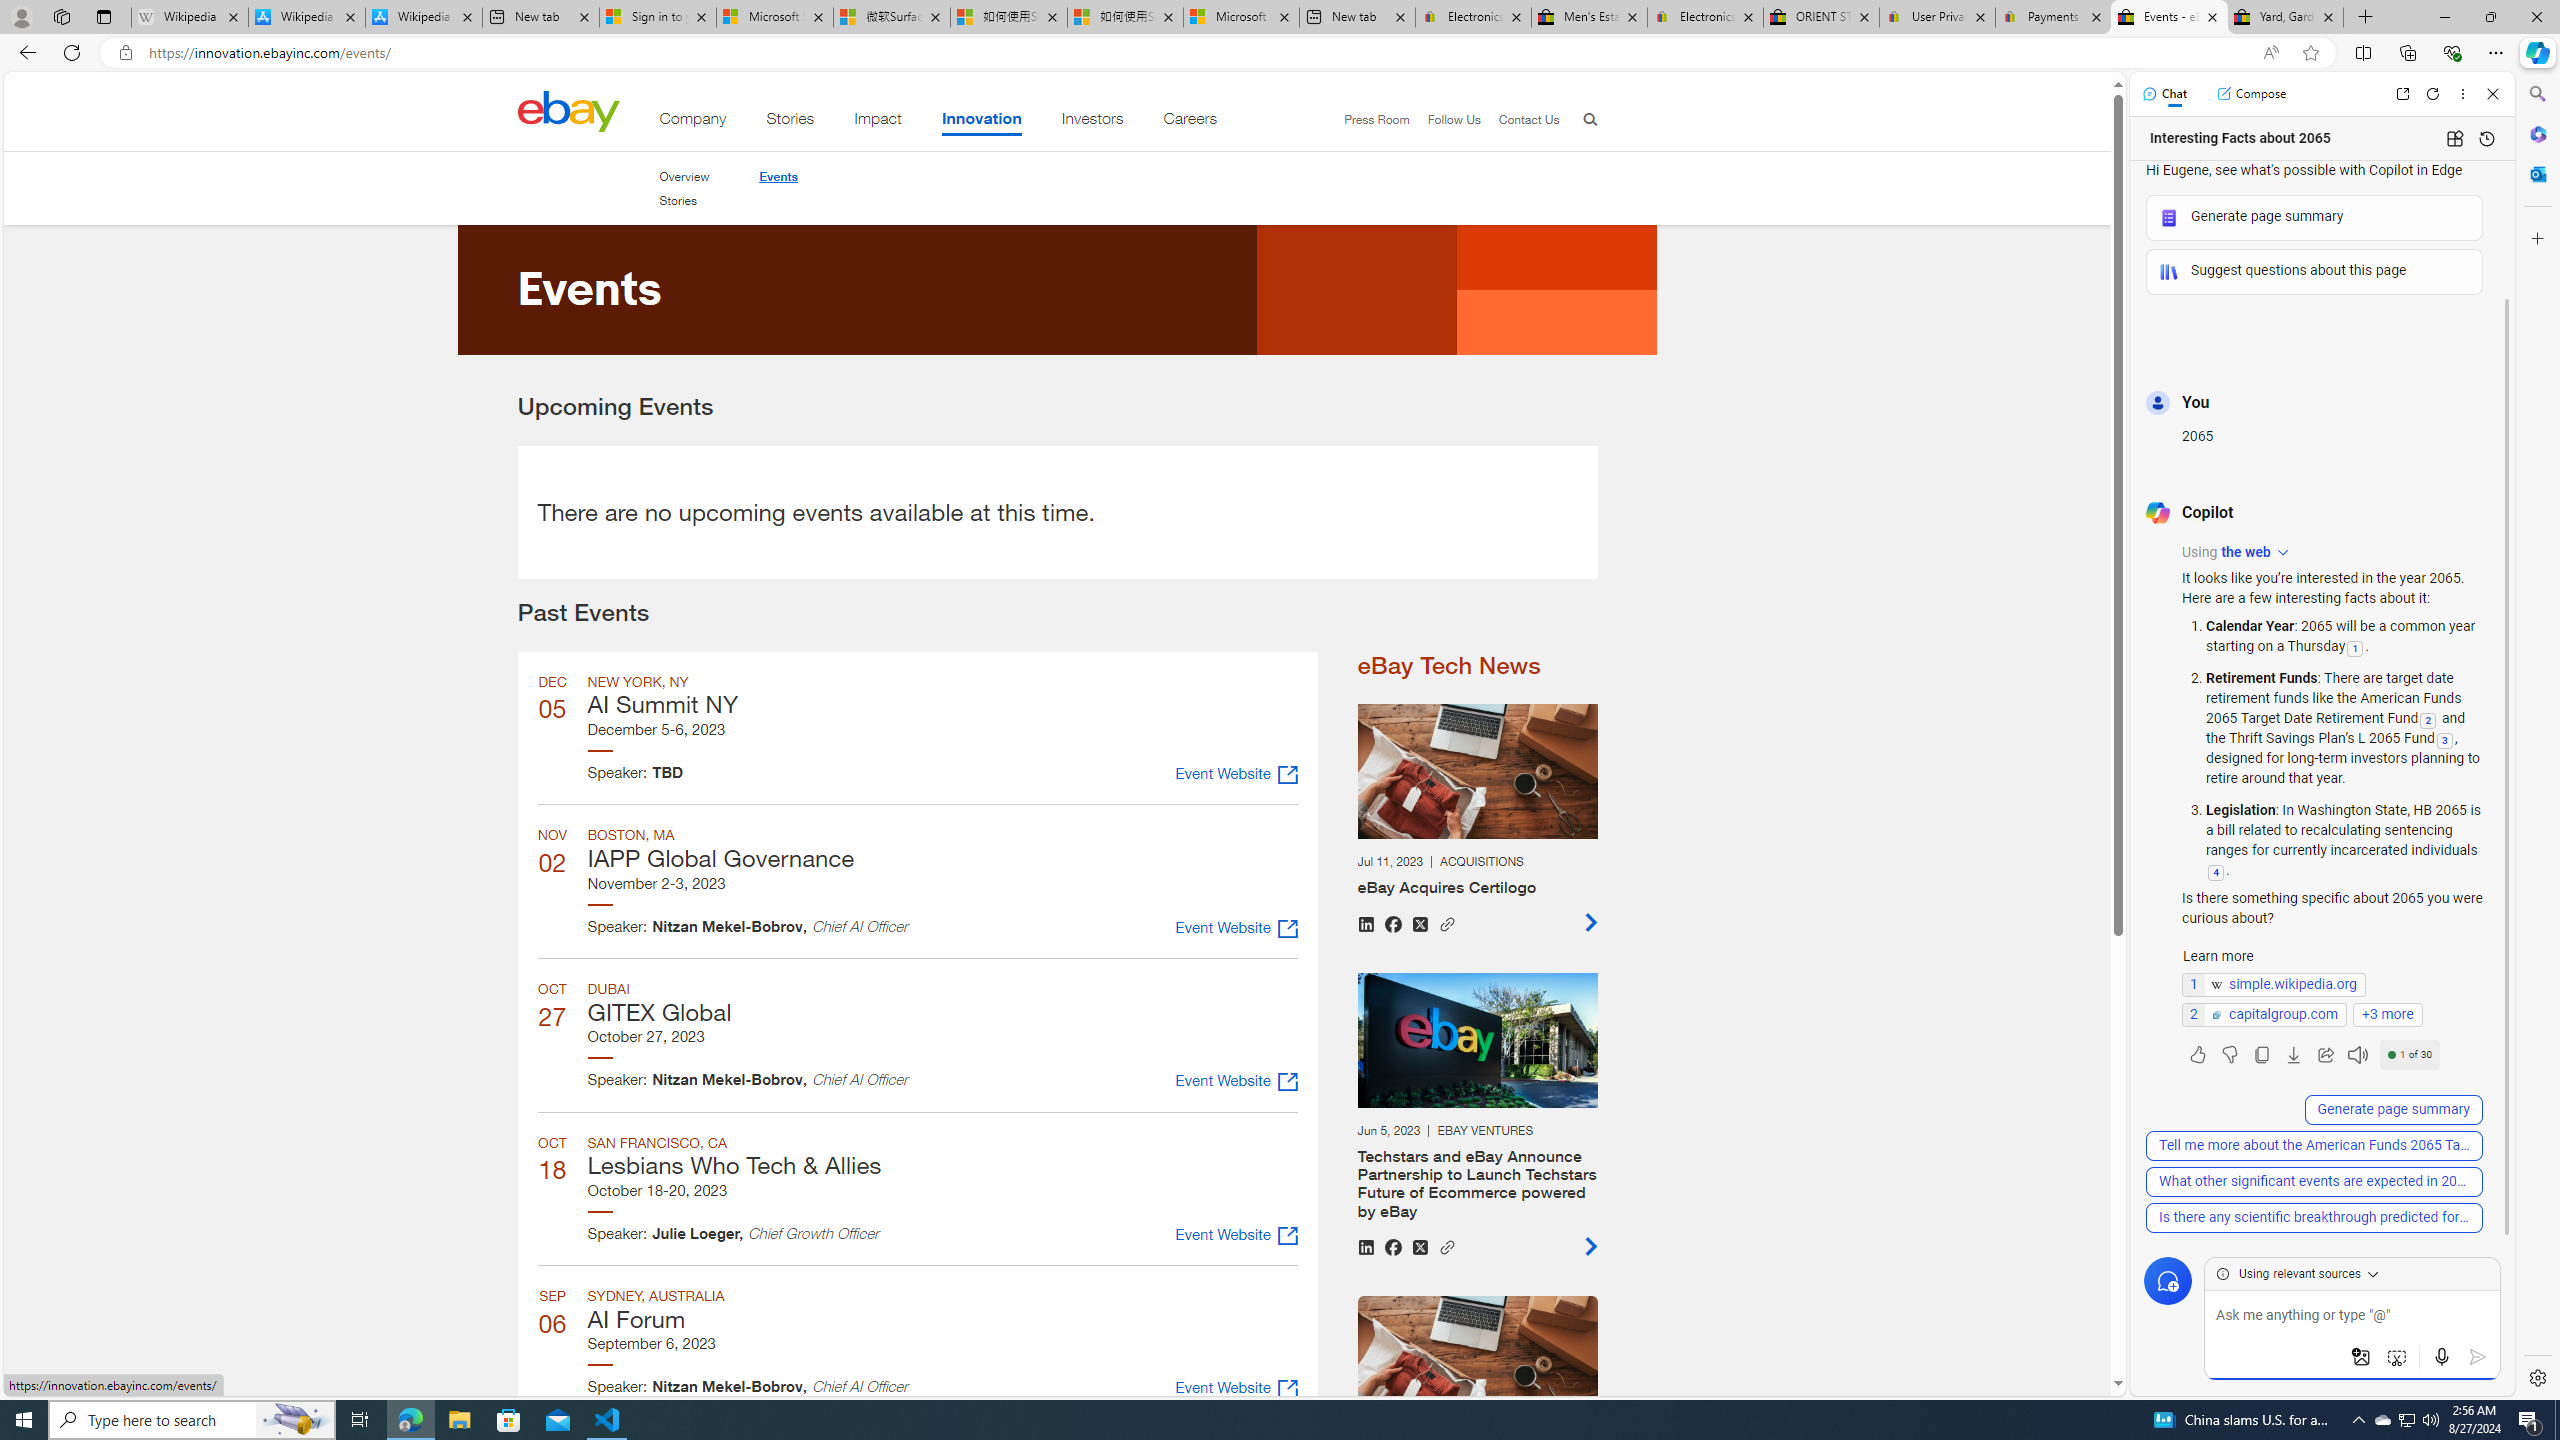 This screenshot has width=2560, height=1440. Describe the element at coordinates (877, 122) in the screenshot. I see `'Impact'` at that location.